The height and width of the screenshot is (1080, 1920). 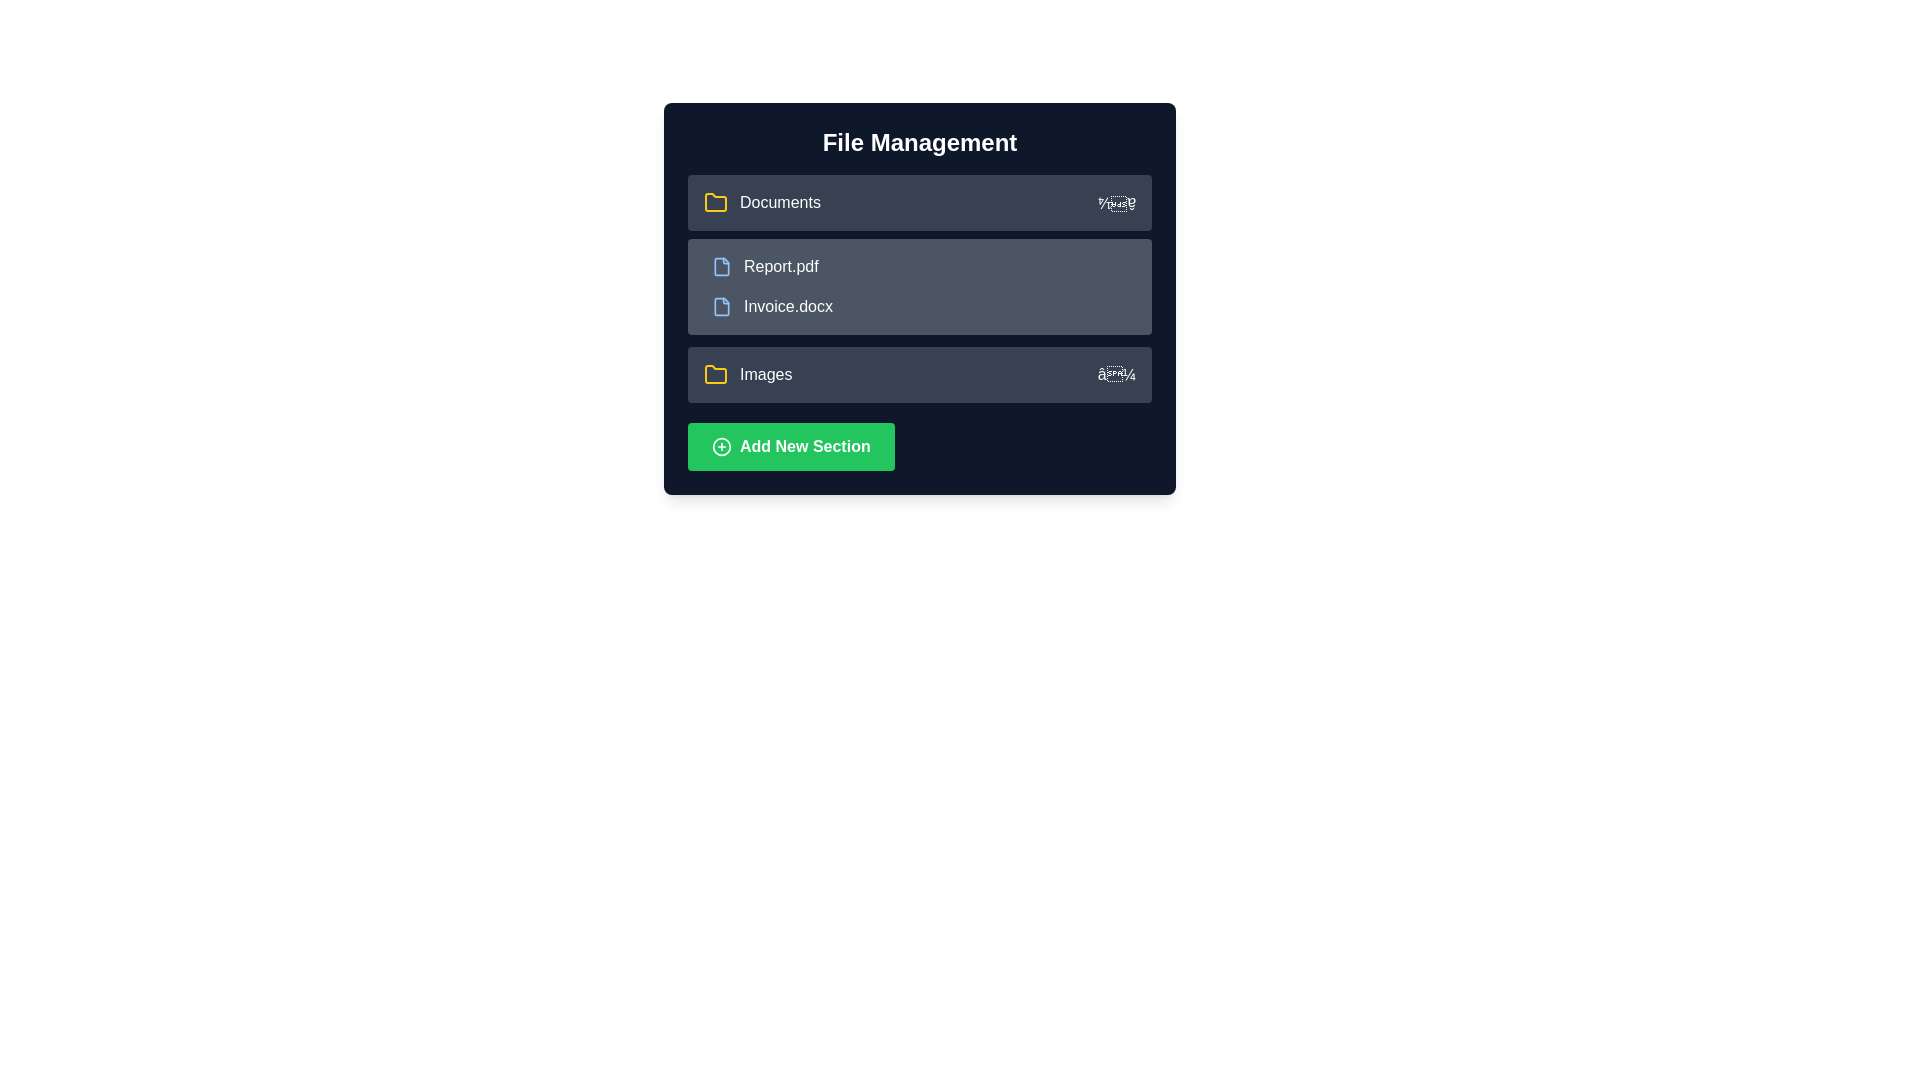 I want to click on the graphical circle icon within the 'Add New Section' button, which visually represents the action of adding or creating something new, so click(x=720, y=446).